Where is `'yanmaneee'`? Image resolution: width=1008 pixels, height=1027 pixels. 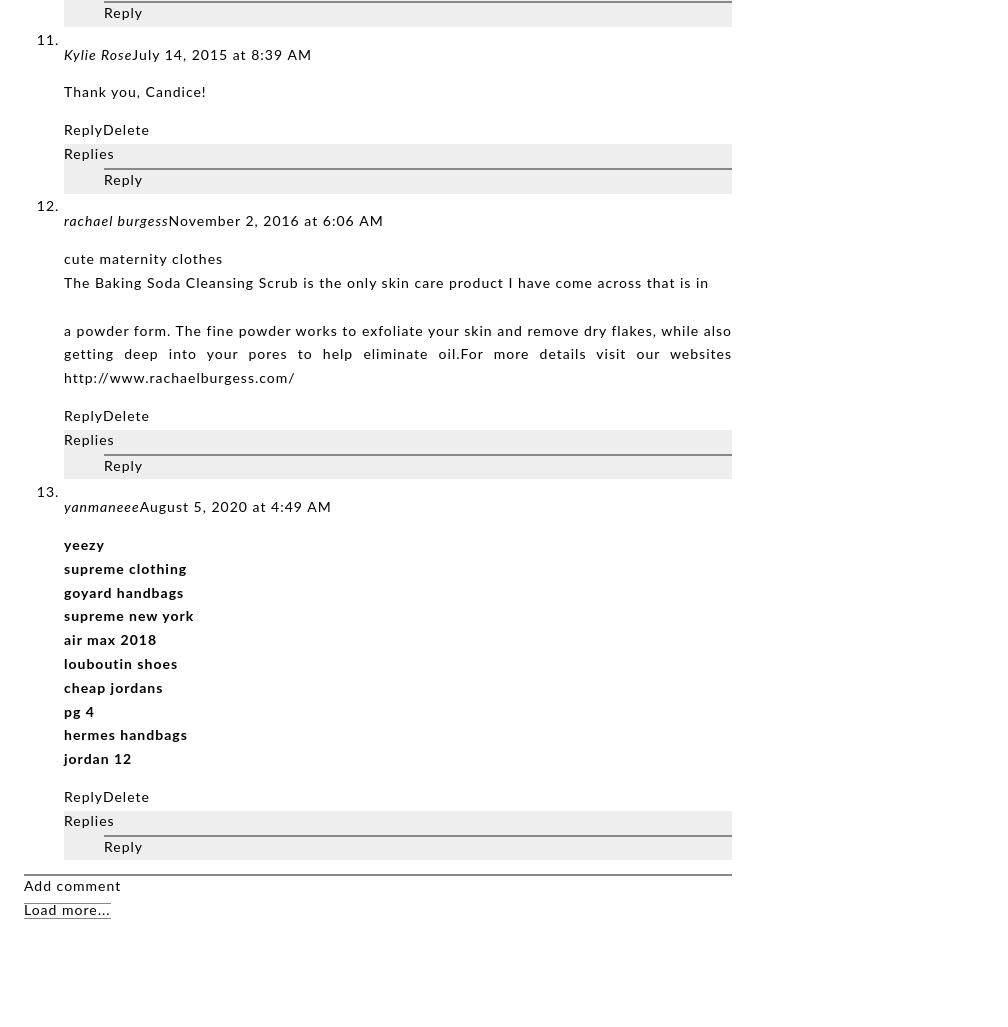
'yanmaneee' is located at coordinates (64, 507).